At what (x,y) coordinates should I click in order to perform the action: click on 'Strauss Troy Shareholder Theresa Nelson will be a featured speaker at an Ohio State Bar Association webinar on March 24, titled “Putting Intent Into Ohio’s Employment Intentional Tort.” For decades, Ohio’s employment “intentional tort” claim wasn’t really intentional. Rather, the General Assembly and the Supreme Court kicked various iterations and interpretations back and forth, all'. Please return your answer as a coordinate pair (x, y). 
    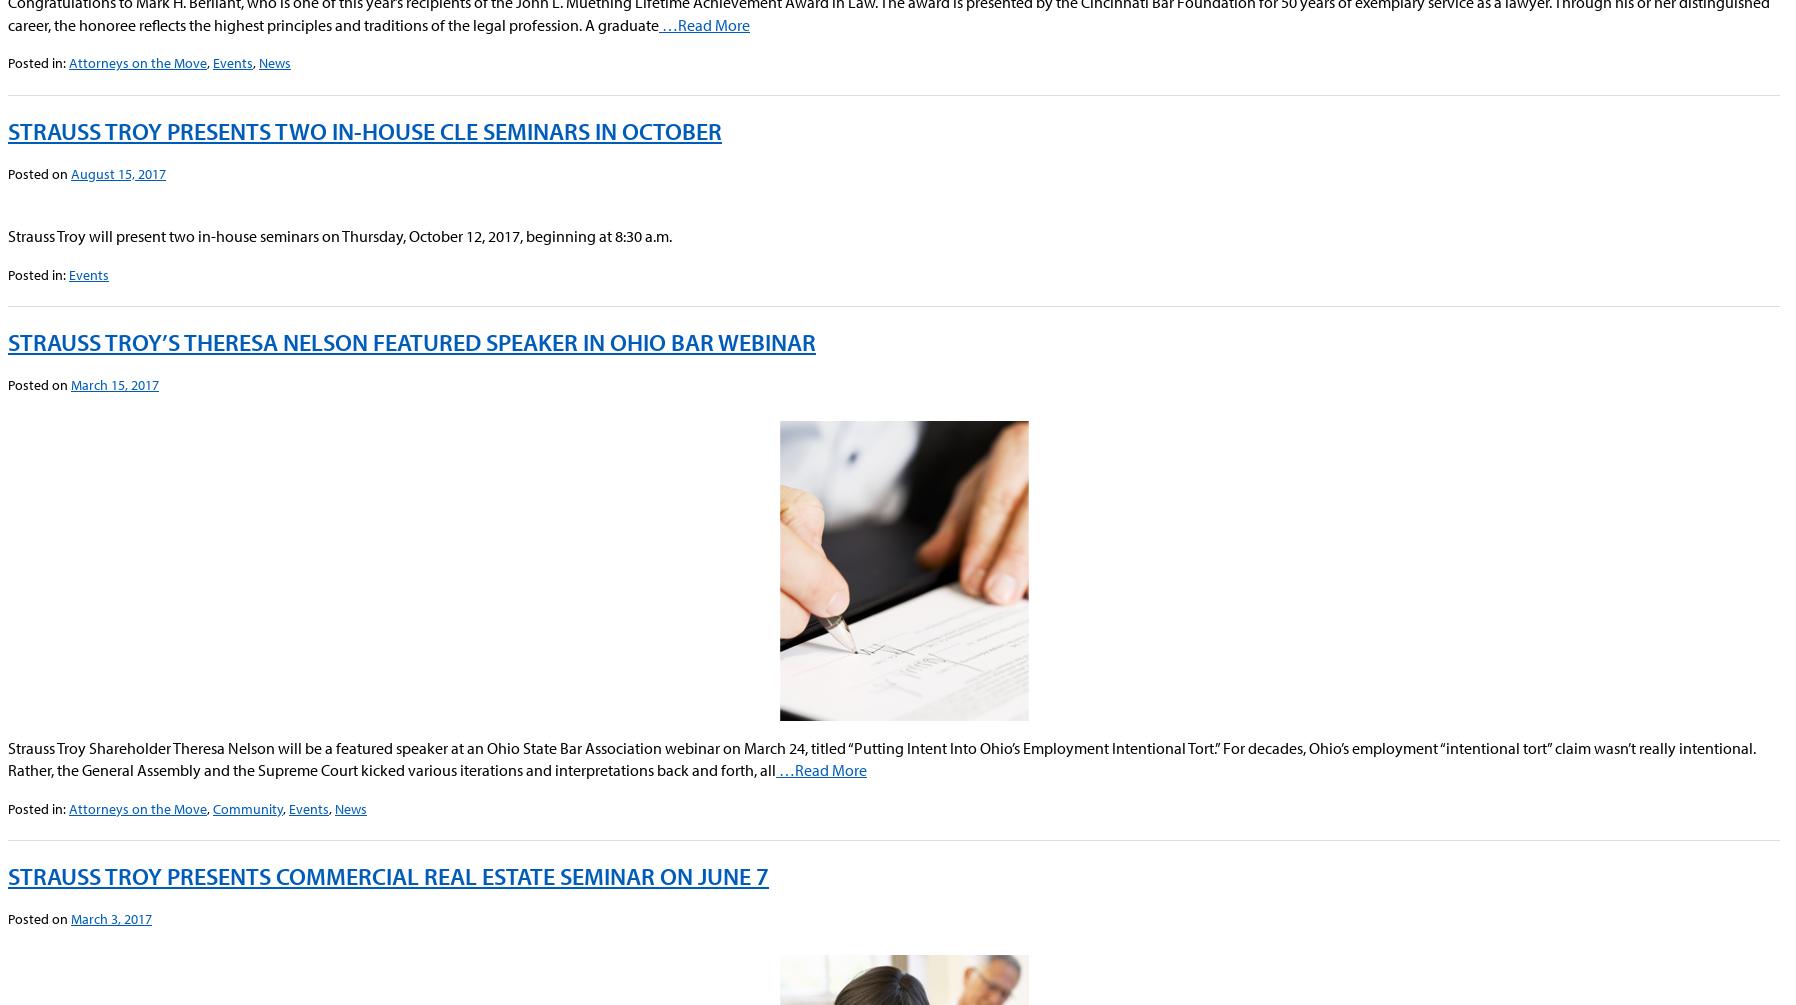
    Looking at the image, I should click on (882, 758).